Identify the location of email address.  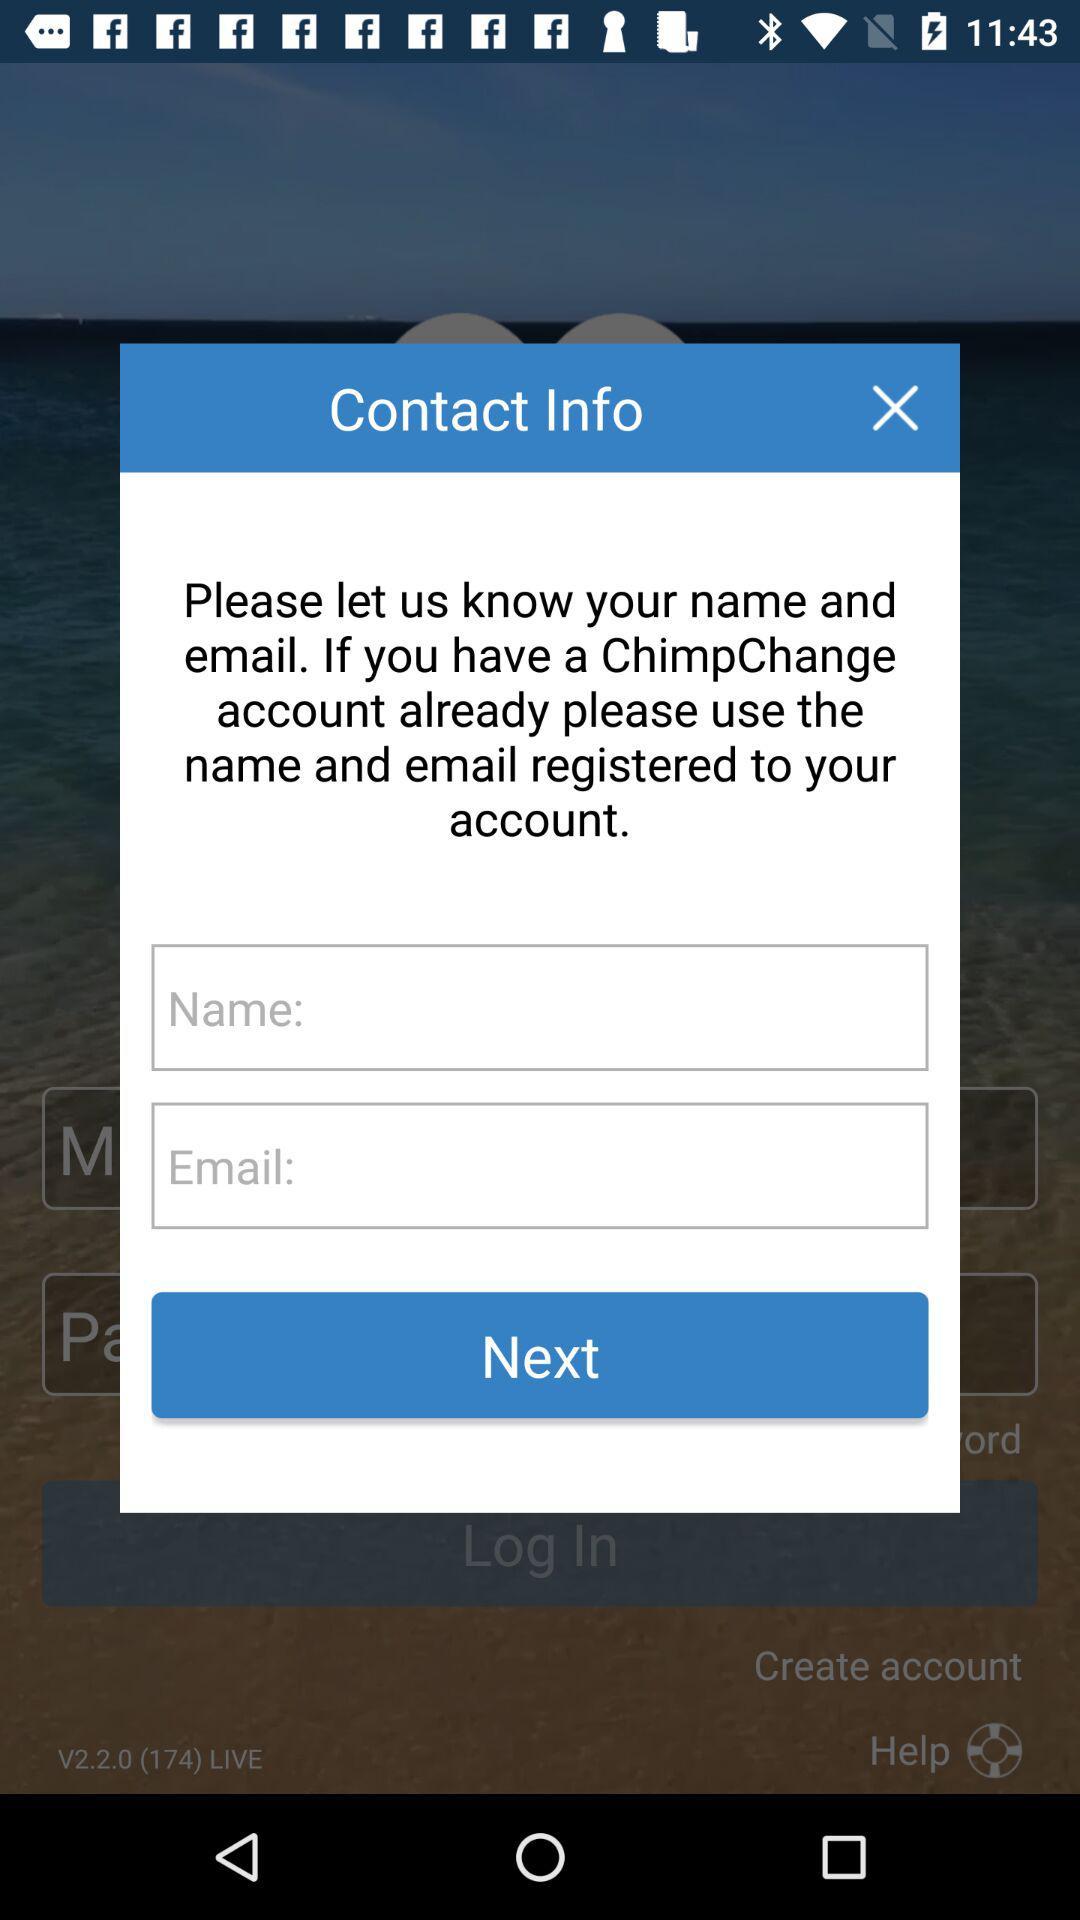
(610, 1165).